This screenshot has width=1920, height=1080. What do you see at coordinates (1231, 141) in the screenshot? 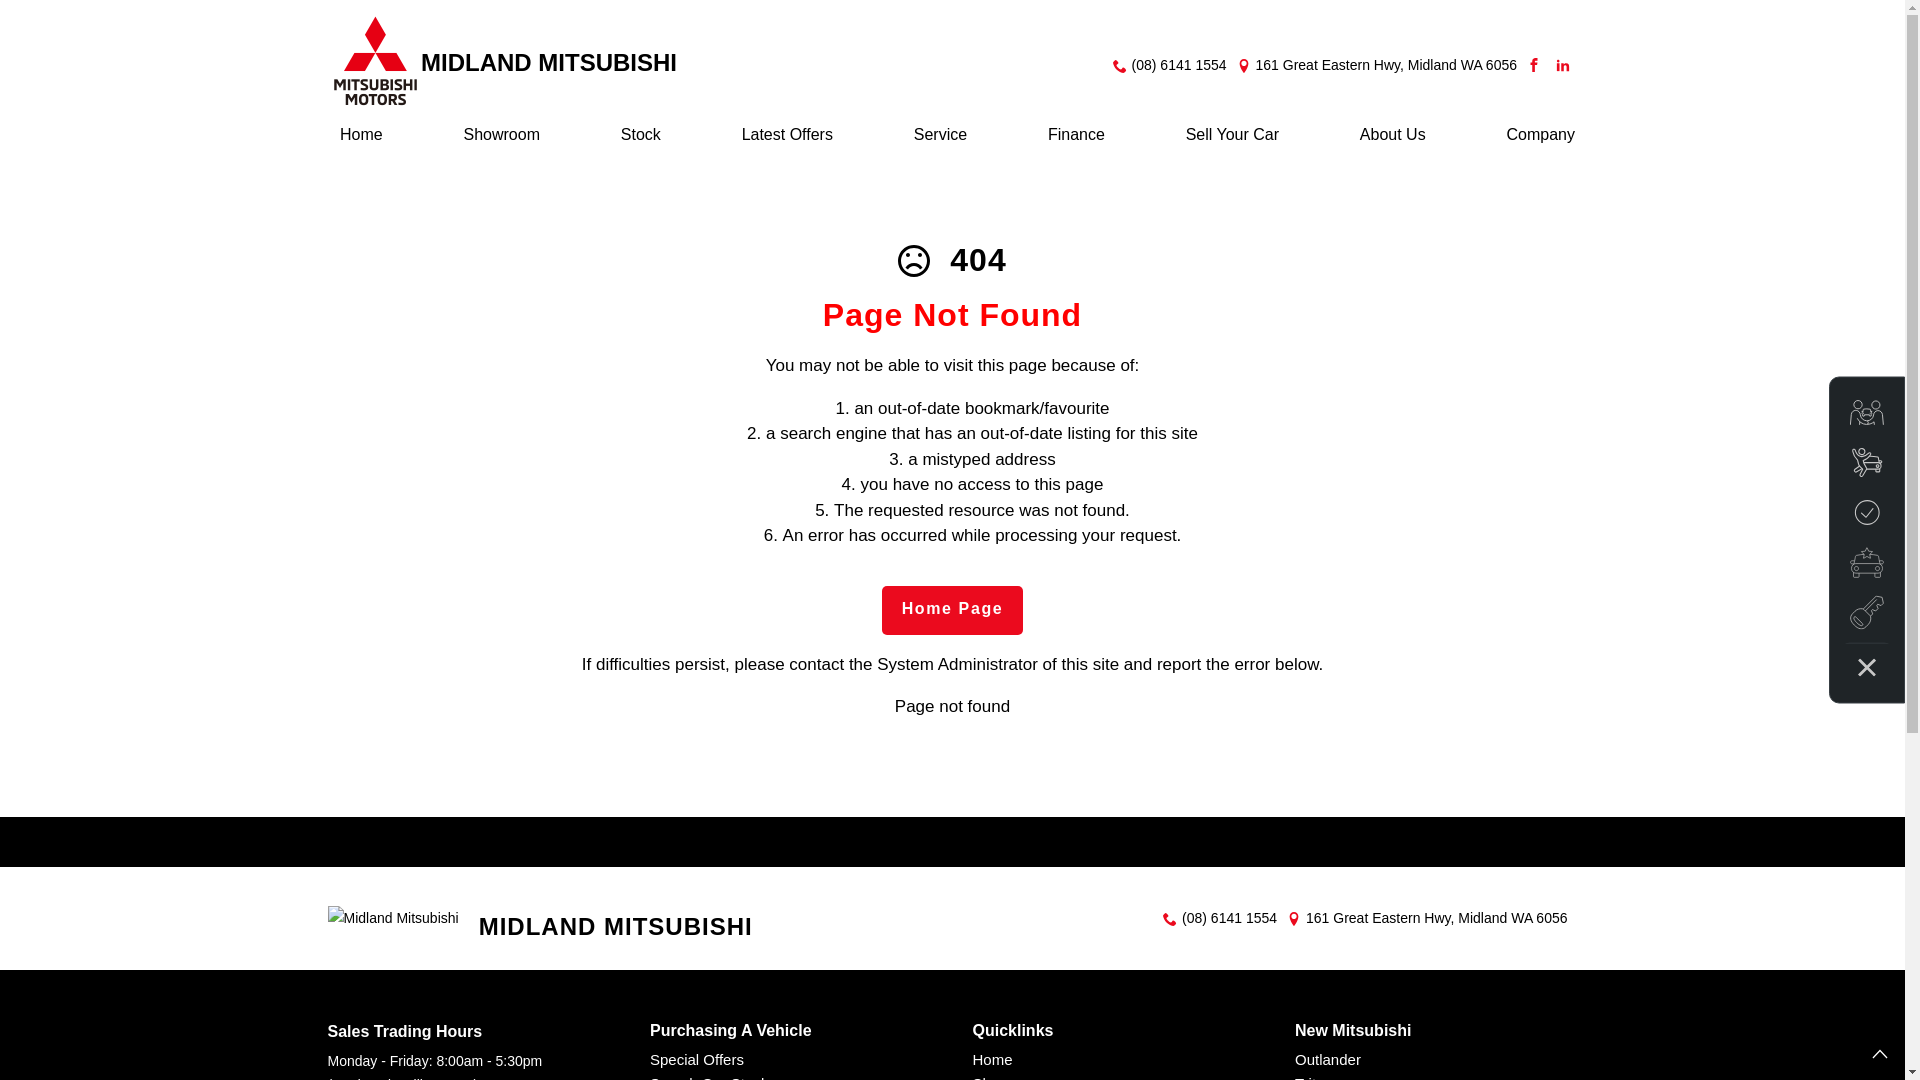
I see `'Sell Your Car'` at bounding box center [1231, 141].